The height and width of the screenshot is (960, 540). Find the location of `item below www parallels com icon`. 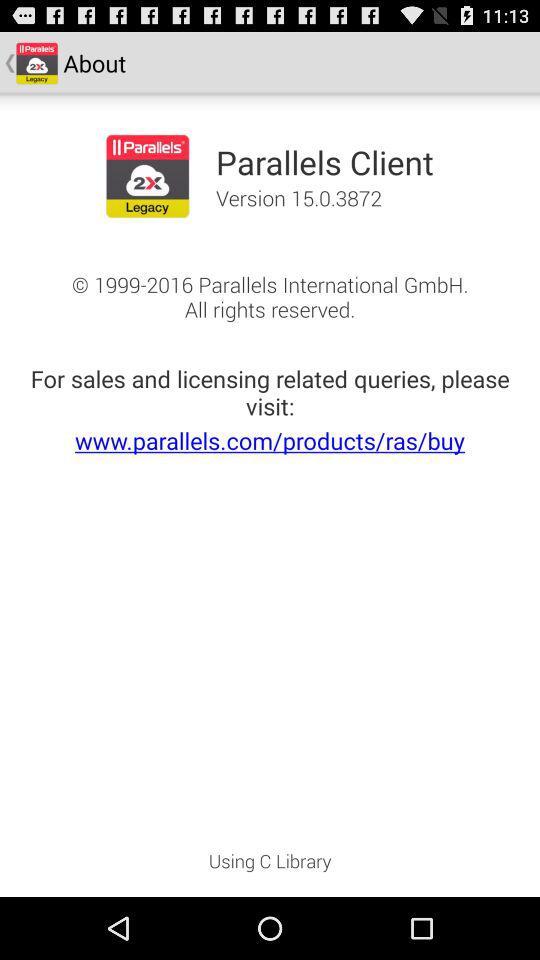

item below www parallels com icon is located at coordinates (270, 866).